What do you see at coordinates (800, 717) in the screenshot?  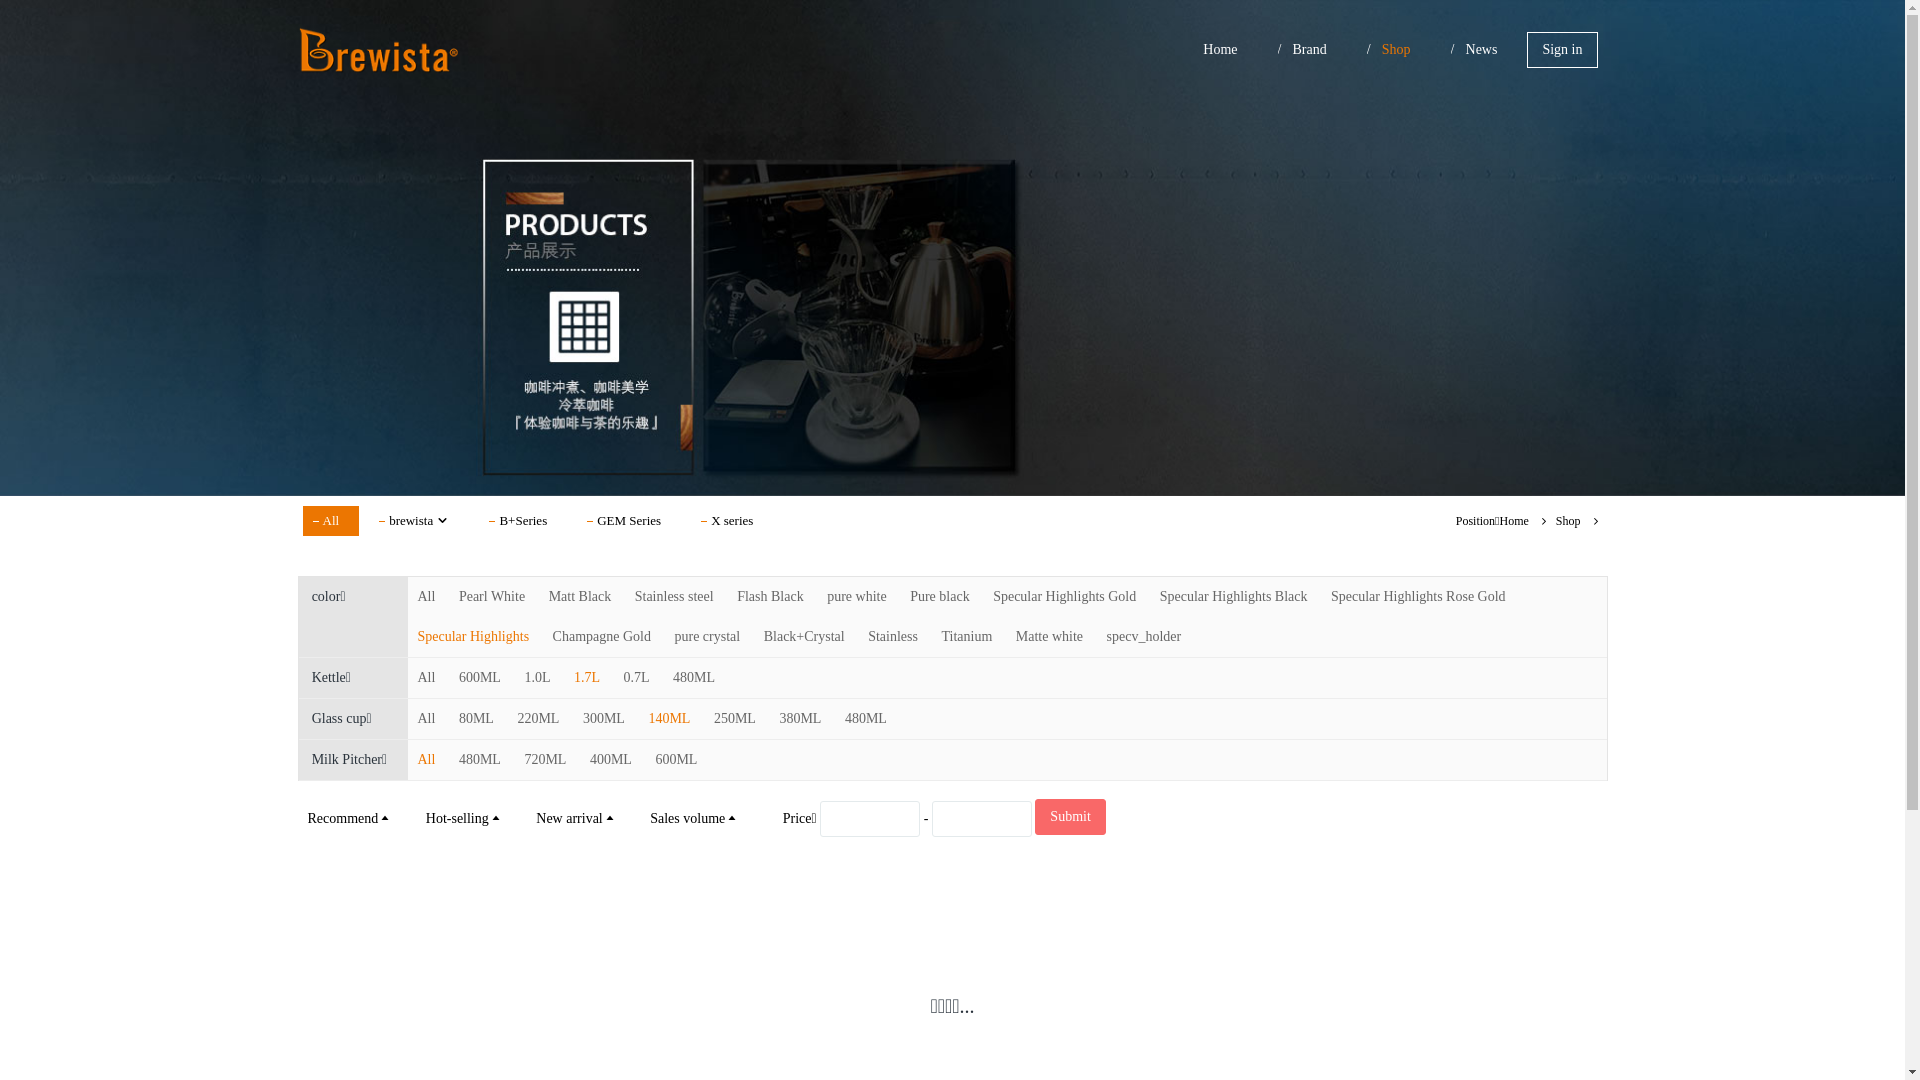 I see `'380ML'` at bounding box center [800, 717].